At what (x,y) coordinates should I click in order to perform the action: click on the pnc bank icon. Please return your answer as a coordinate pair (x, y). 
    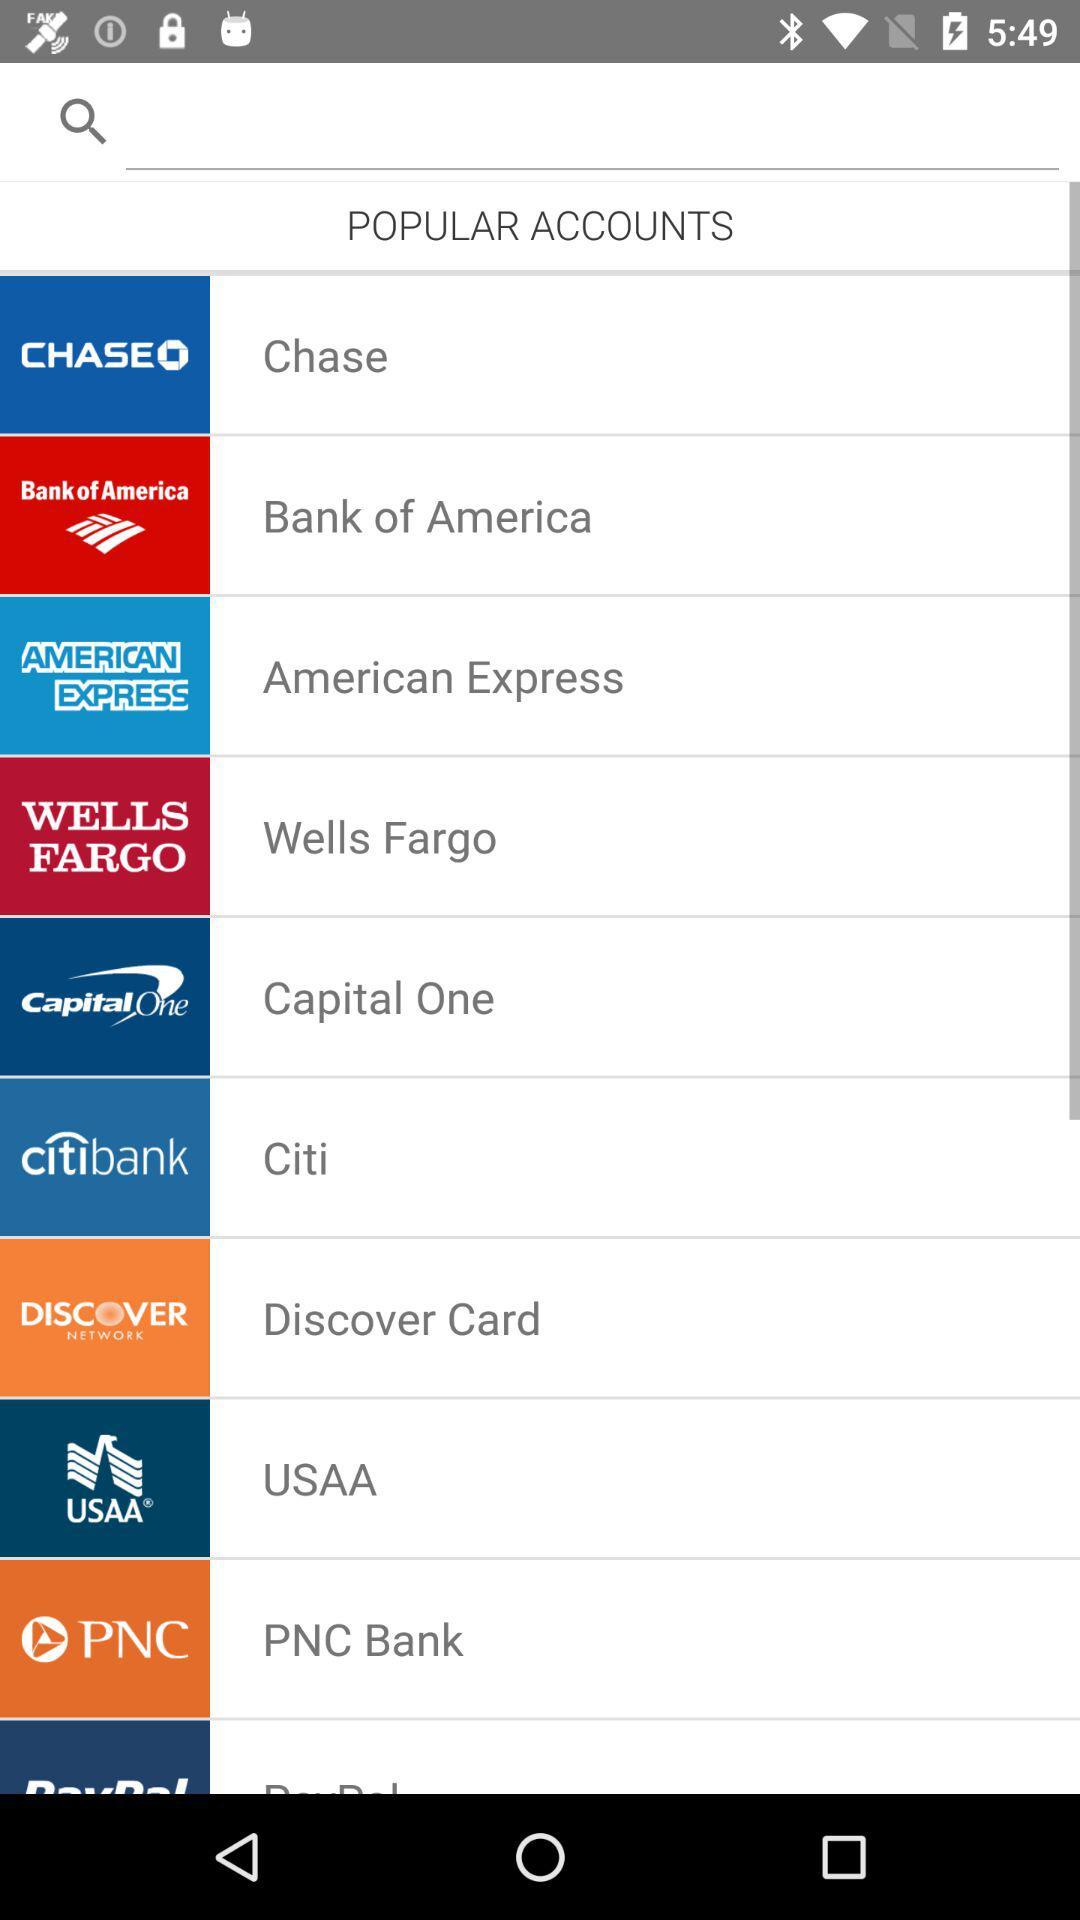
    Looking at the image, I should click on (362, 1638).